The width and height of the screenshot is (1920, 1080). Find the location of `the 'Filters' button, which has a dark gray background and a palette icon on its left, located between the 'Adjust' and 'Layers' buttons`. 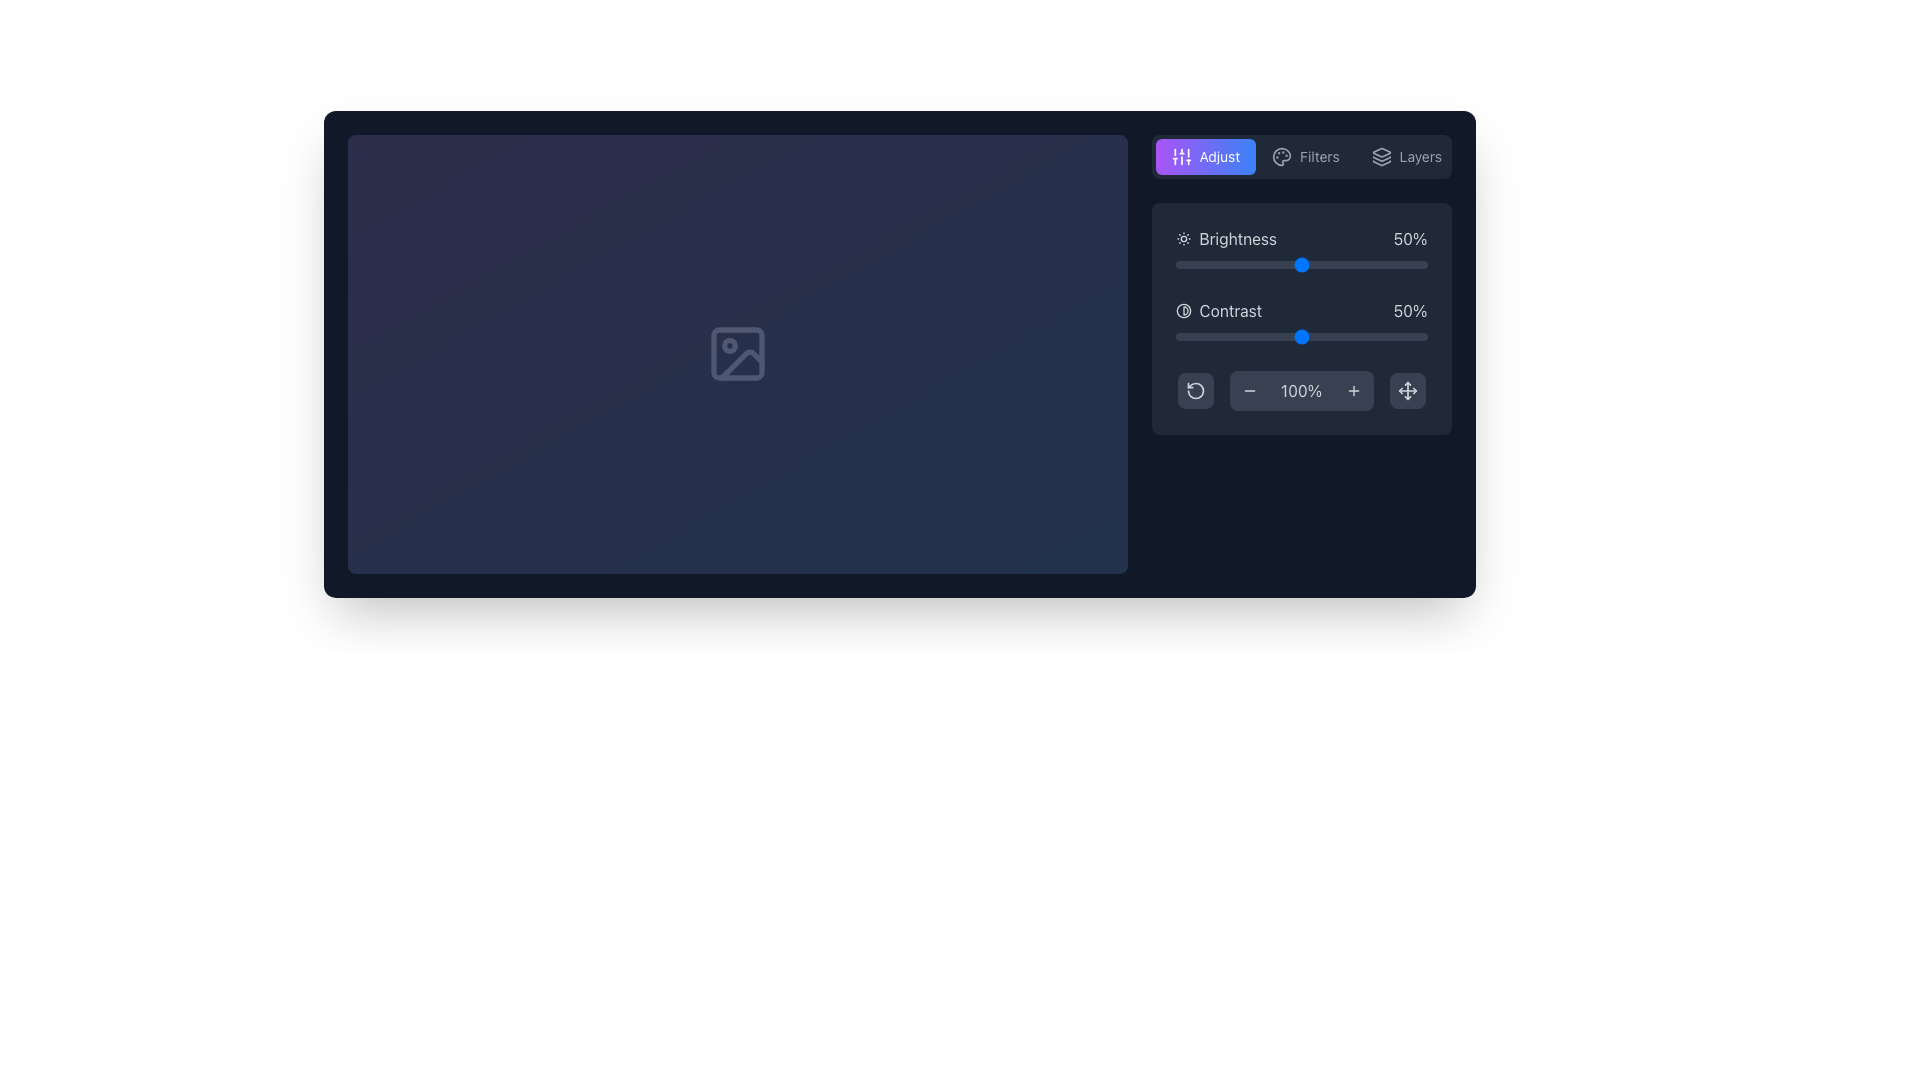

the 'Filters' button, which has a dark gray background and a palette icon on its left, located between the 'Adjust' and 'Layers' buttons is located at coordinates (1305, 156).